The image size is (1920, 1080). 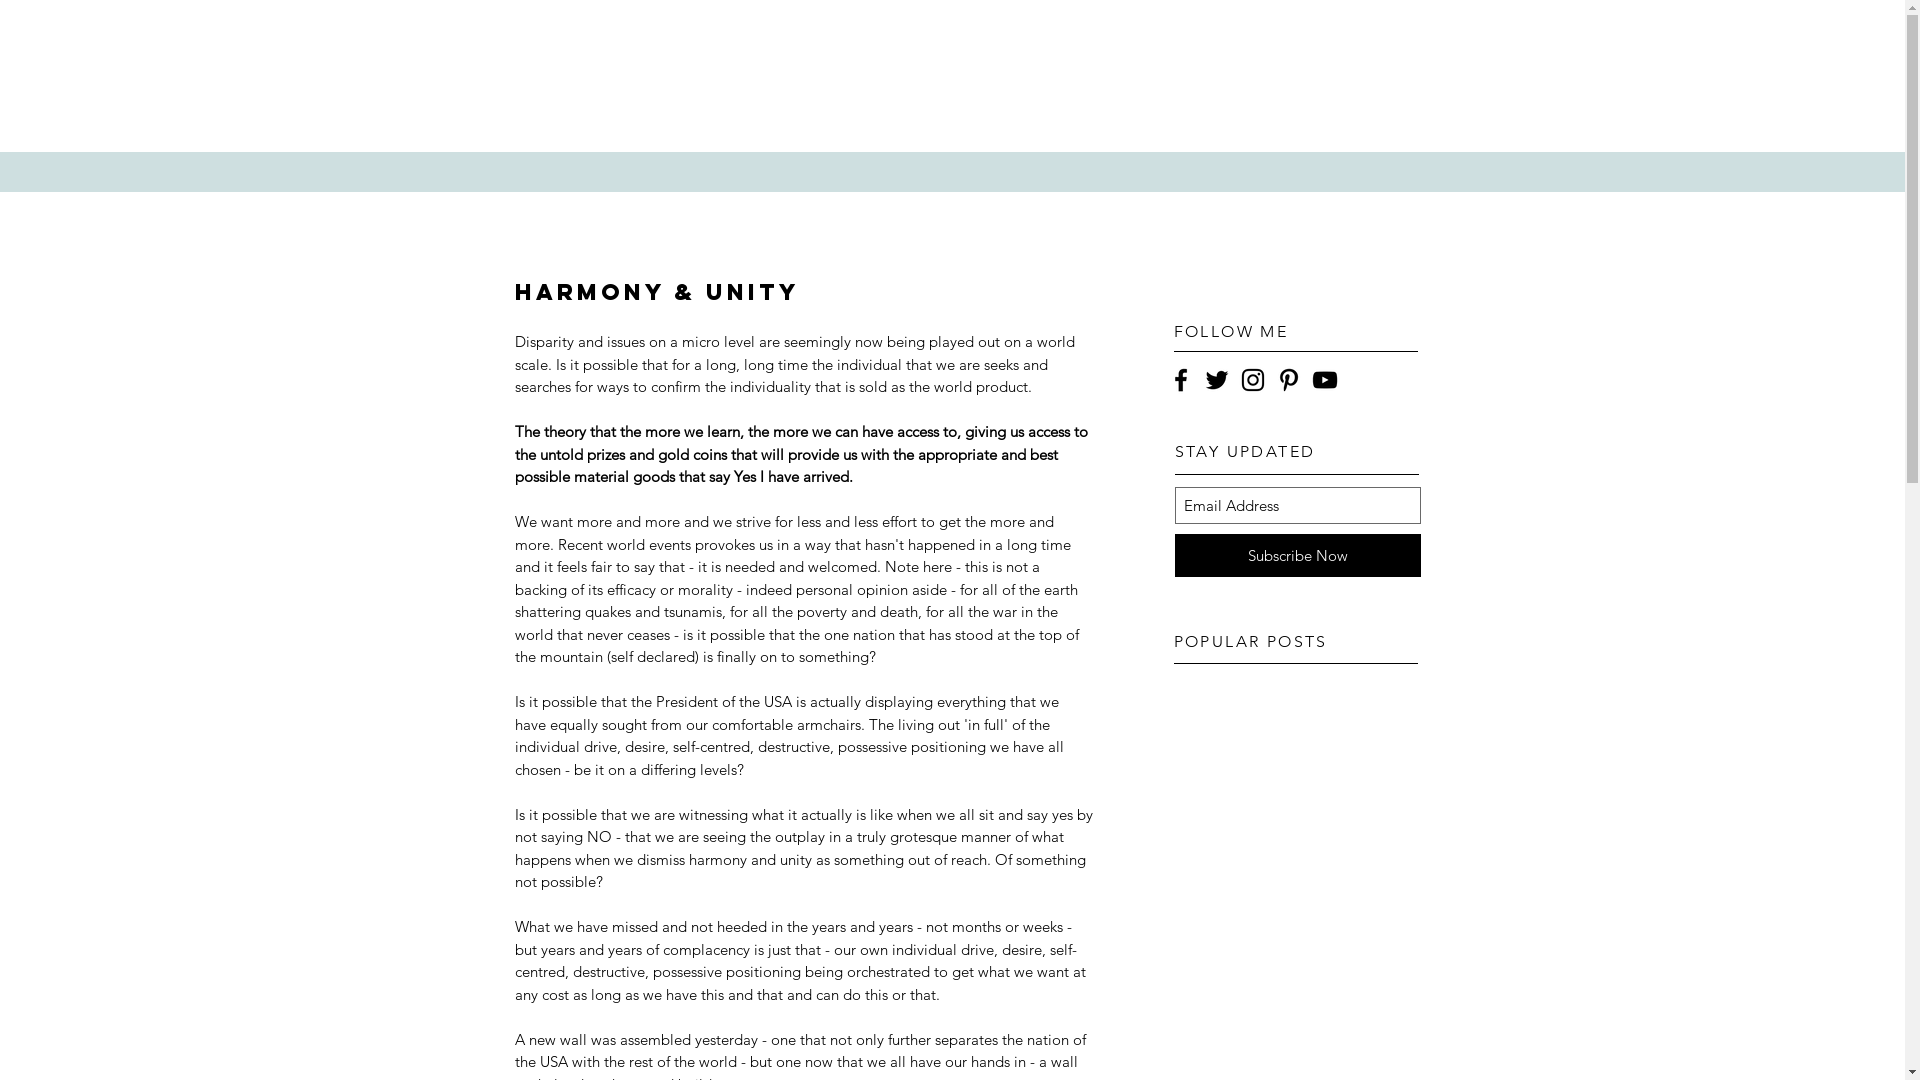 I want to click on 'Subscribe Now', so click(x=1296, y=555).